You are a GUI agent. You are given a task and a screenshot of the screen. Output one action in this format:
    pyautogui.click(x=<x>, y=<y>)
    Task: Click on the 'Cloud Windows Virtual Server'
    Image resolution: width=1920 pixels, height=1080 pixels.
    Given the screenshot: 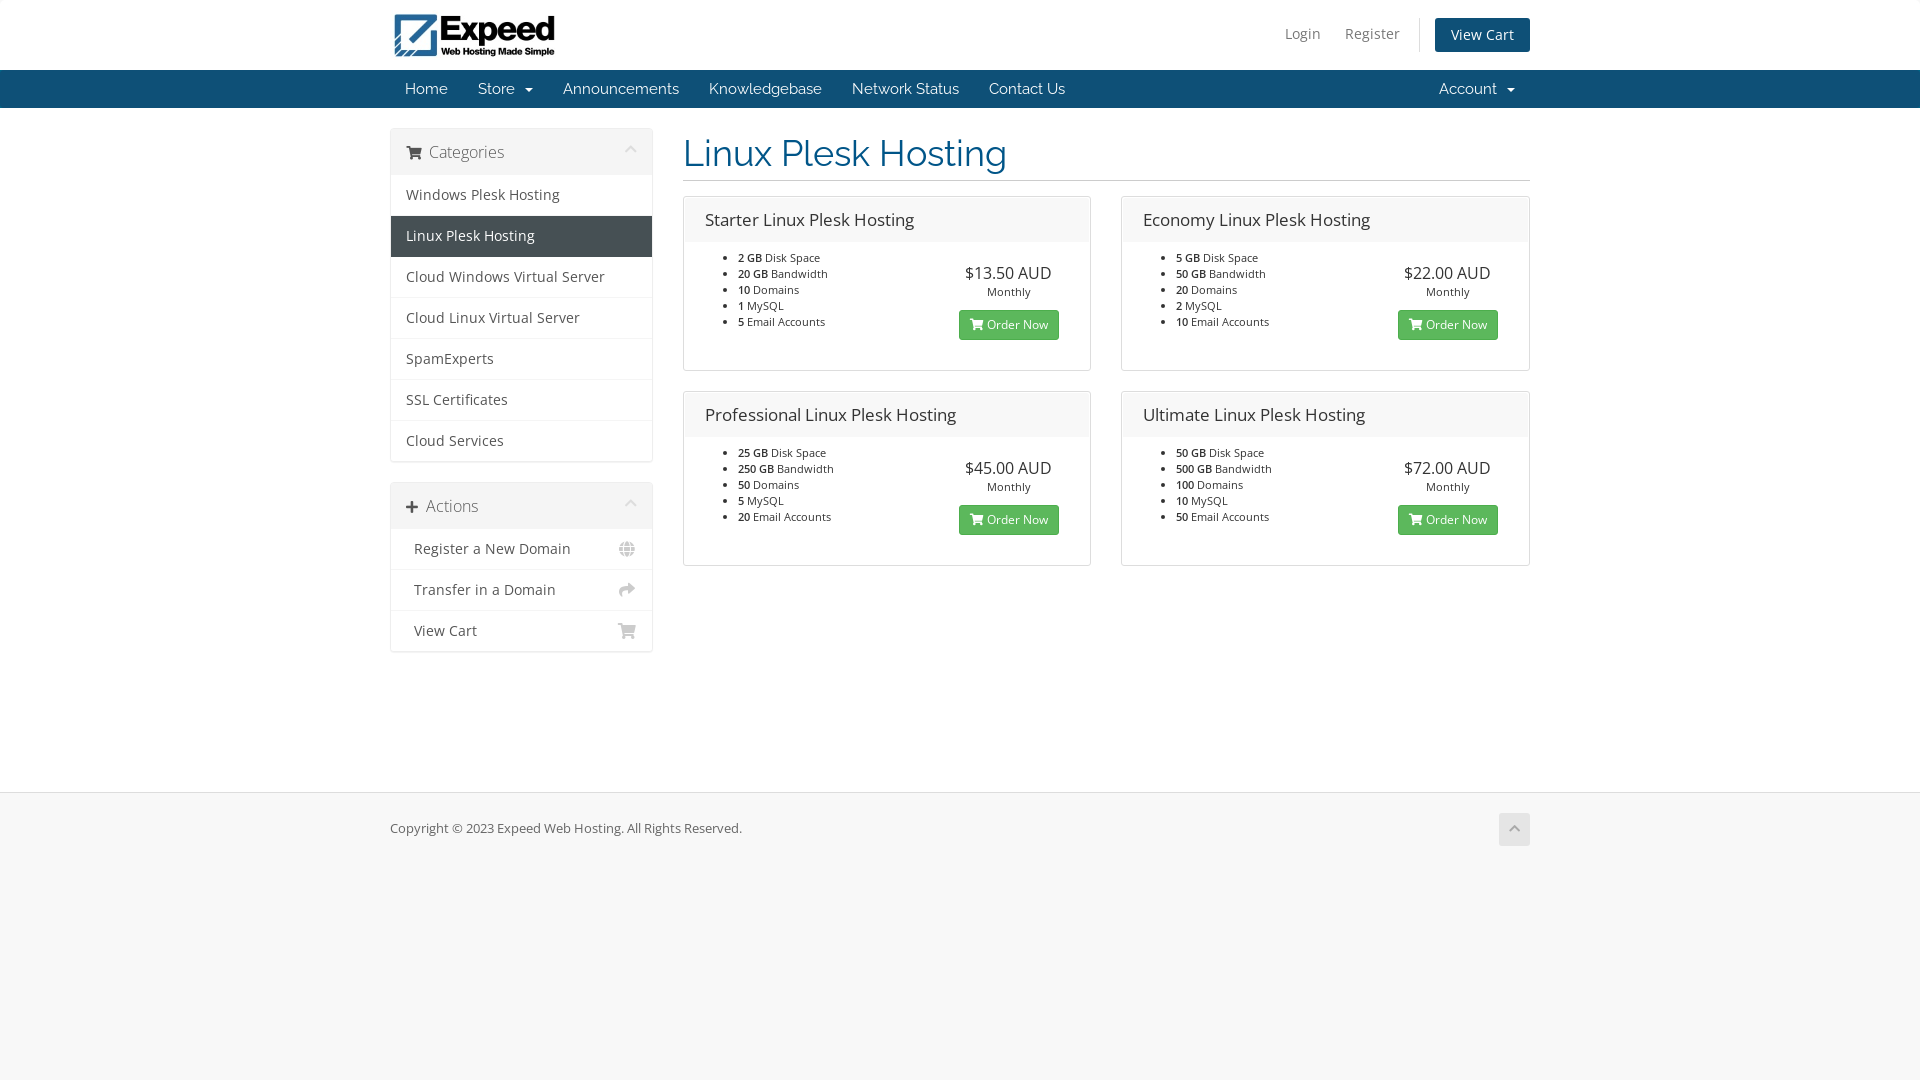 What is the action you would take?
    pyautogui.click(x=390, y=277)
    